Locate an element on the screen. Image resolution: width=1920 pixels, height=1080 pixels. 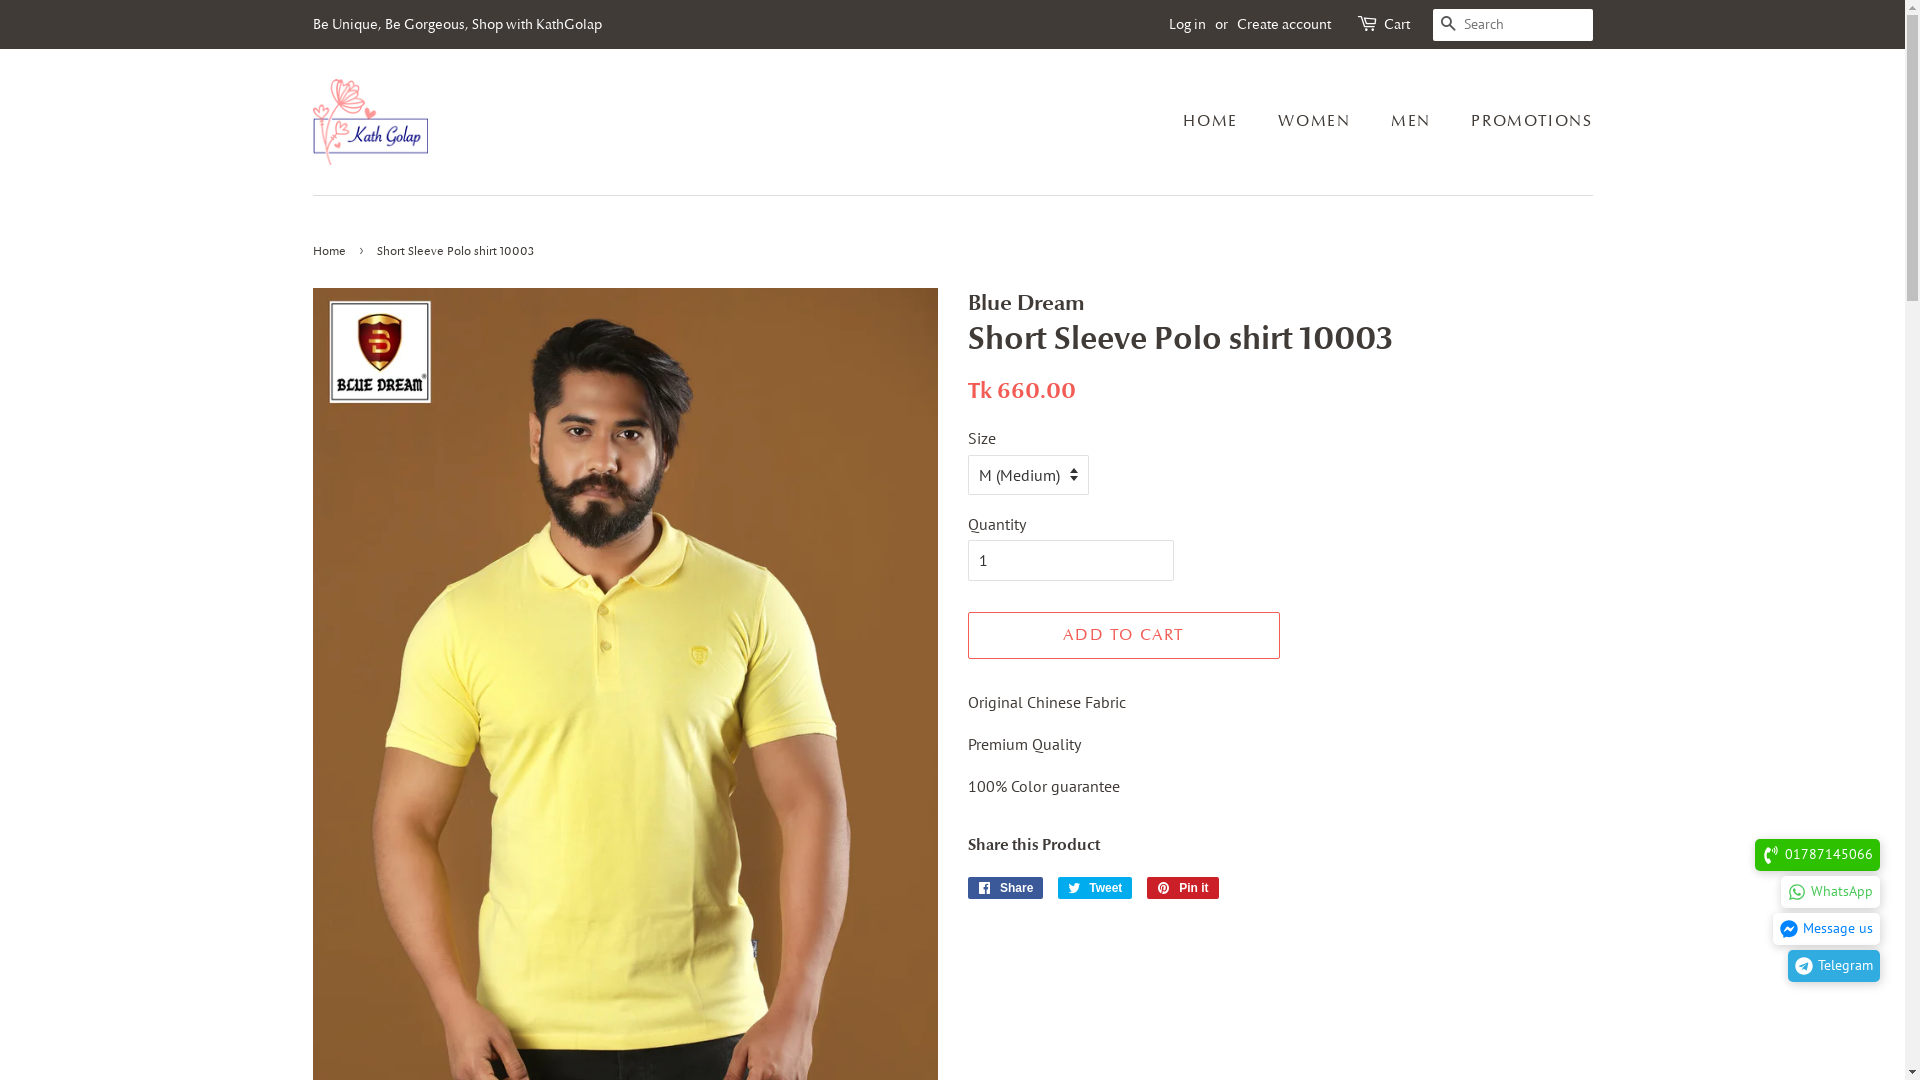
'Tweet is located at coordinates (1056, 886).